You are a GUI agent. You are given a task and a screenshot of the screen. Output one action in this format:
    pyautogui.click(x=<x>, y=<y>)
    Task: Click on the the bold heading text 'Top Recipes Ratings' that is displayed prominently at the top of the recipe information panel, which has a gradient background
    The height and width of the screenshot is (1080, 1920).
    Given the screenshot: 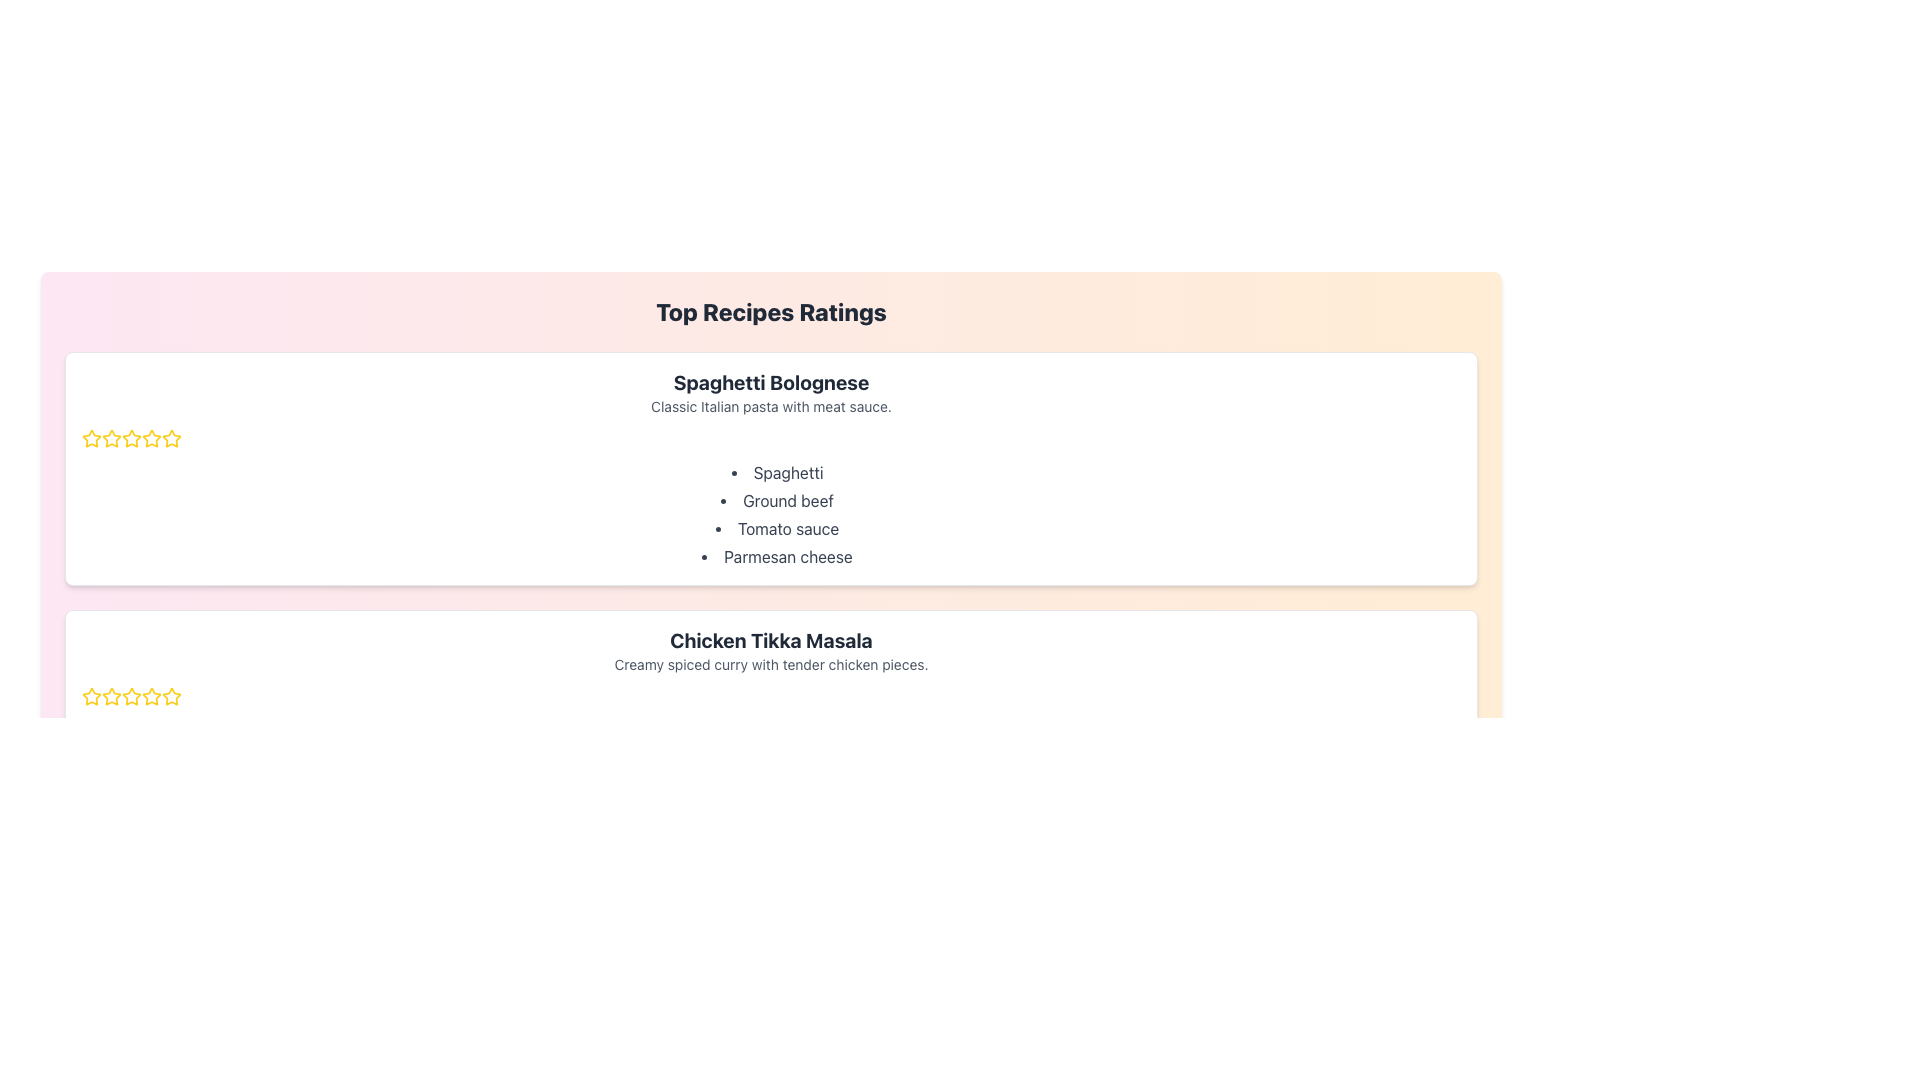 What is the action you would take?
    pyautogui.click(x=770, y=312)
    